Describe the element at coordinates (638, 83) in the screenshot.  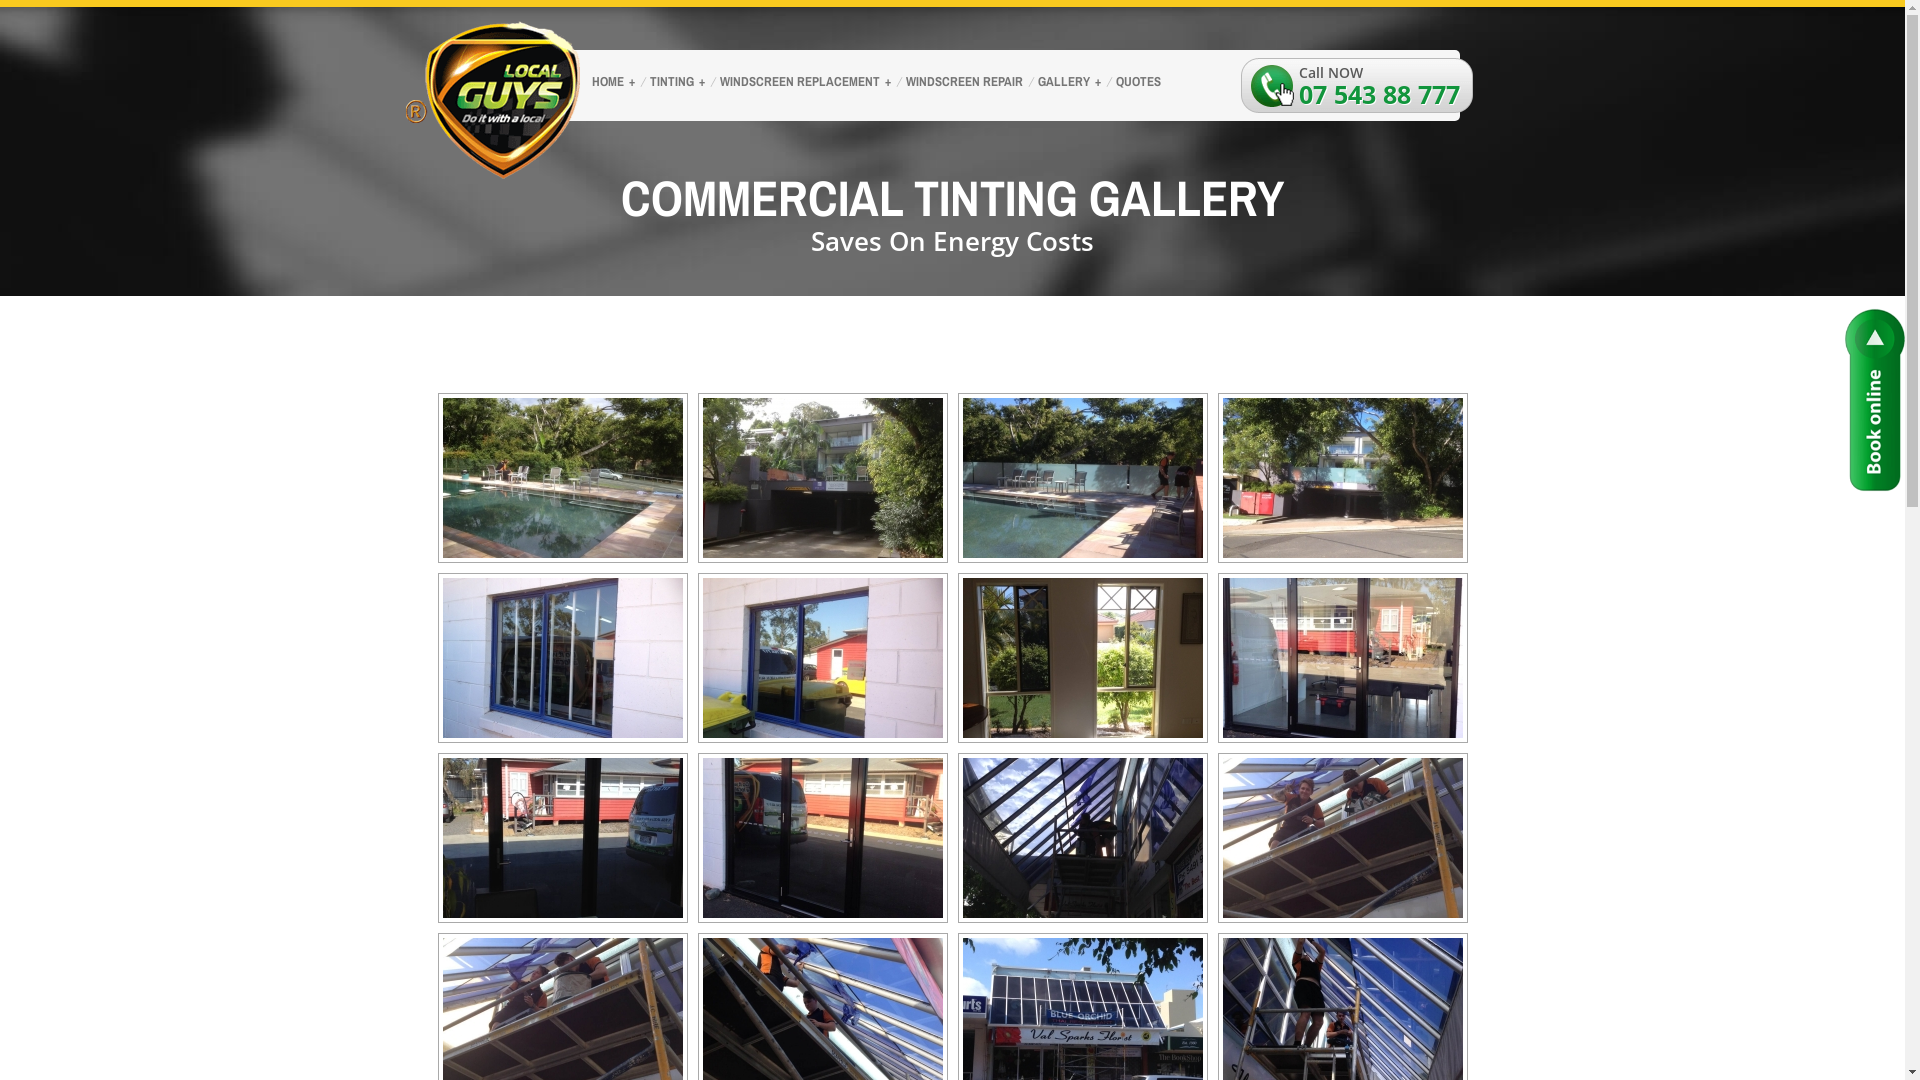
I see `'TINTING'` at that location.